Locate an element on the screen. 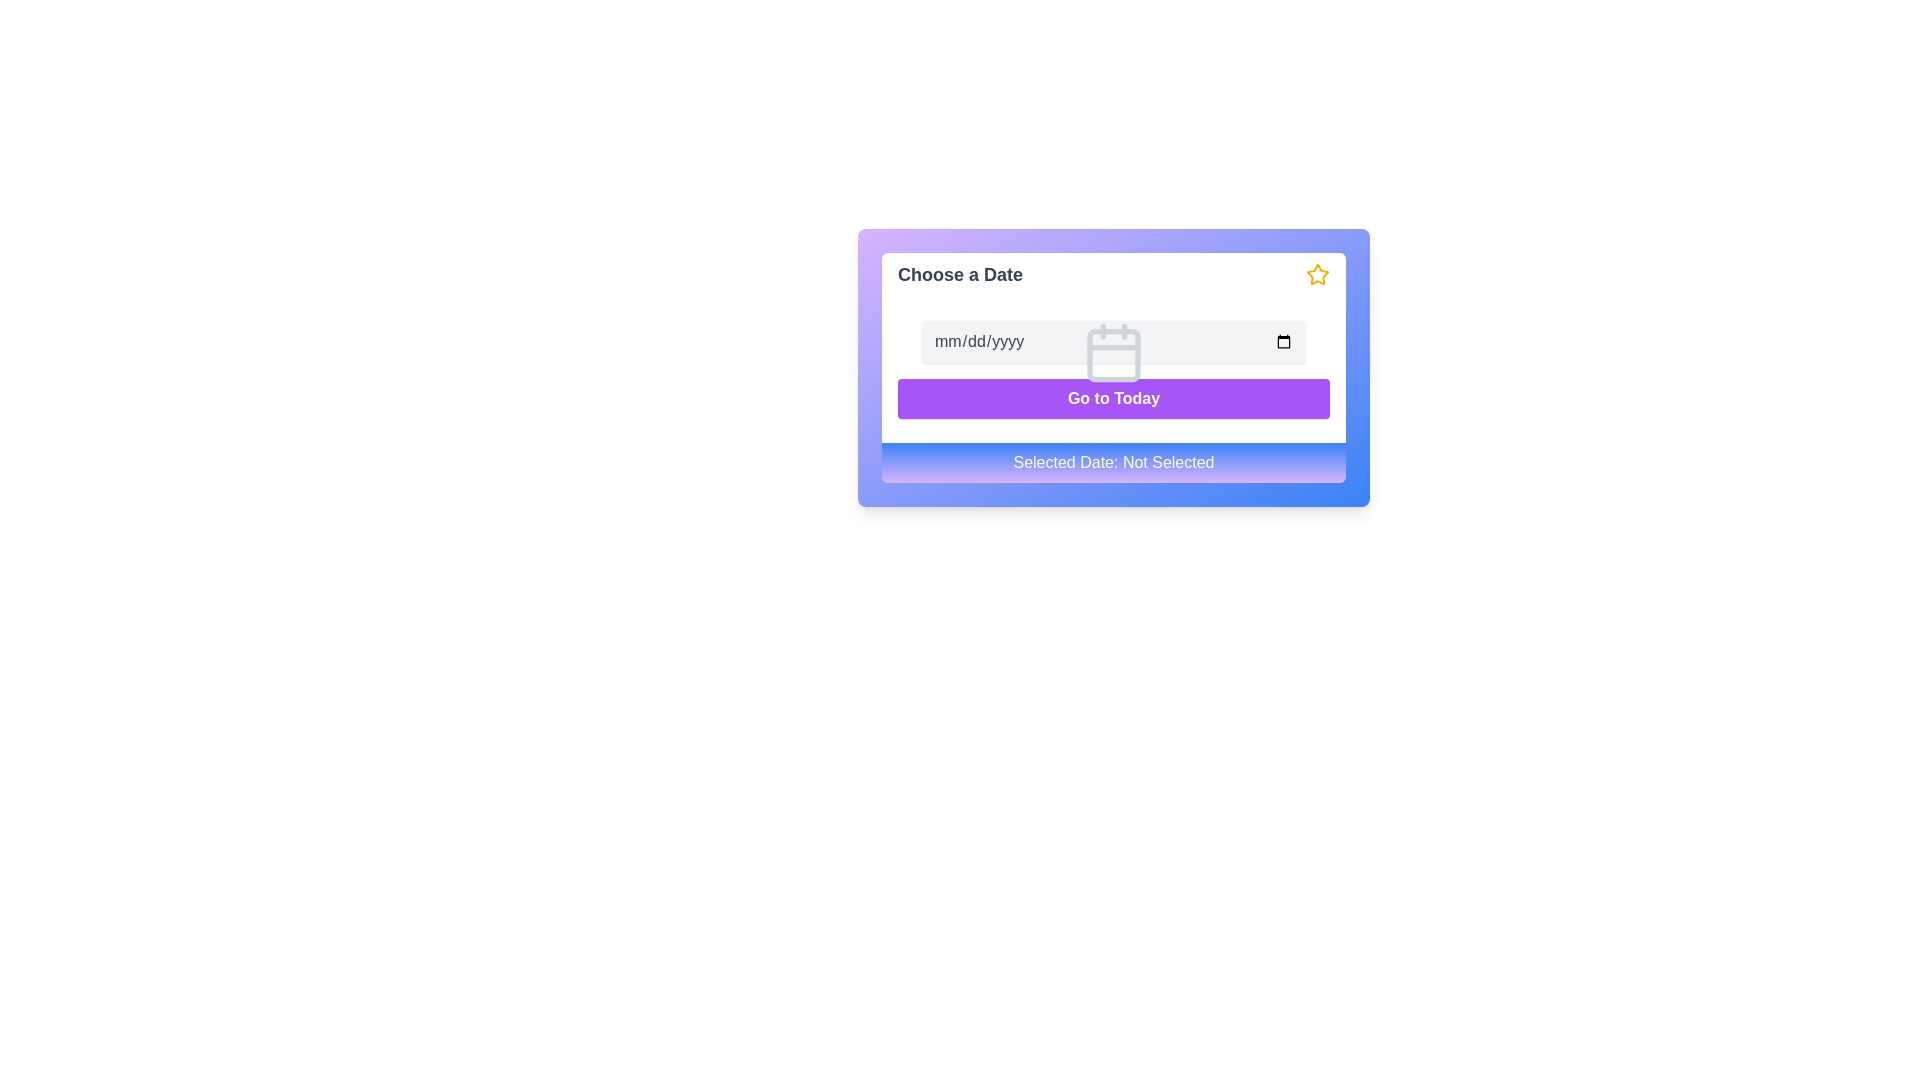 The width and height of the screenshot is (1920, 1080). text label located at the top left corner of the interface, serving as a title or heading for the content area below it is located at coordinates (960, 274).